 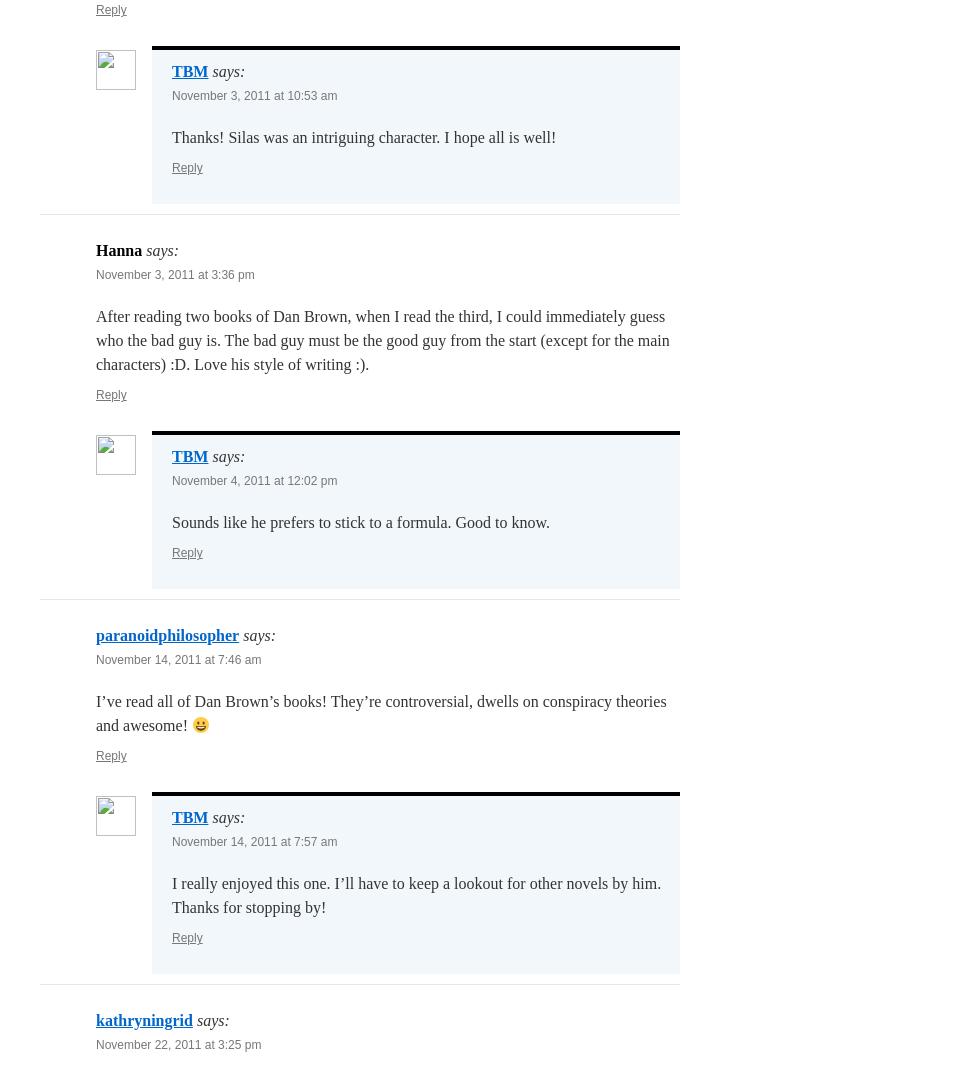 What do you see at coordinates (178, 1044) in the screenshot?
I see `'November 22, 2011 at 3:25 pm'` at bounding box center [178, 1044].